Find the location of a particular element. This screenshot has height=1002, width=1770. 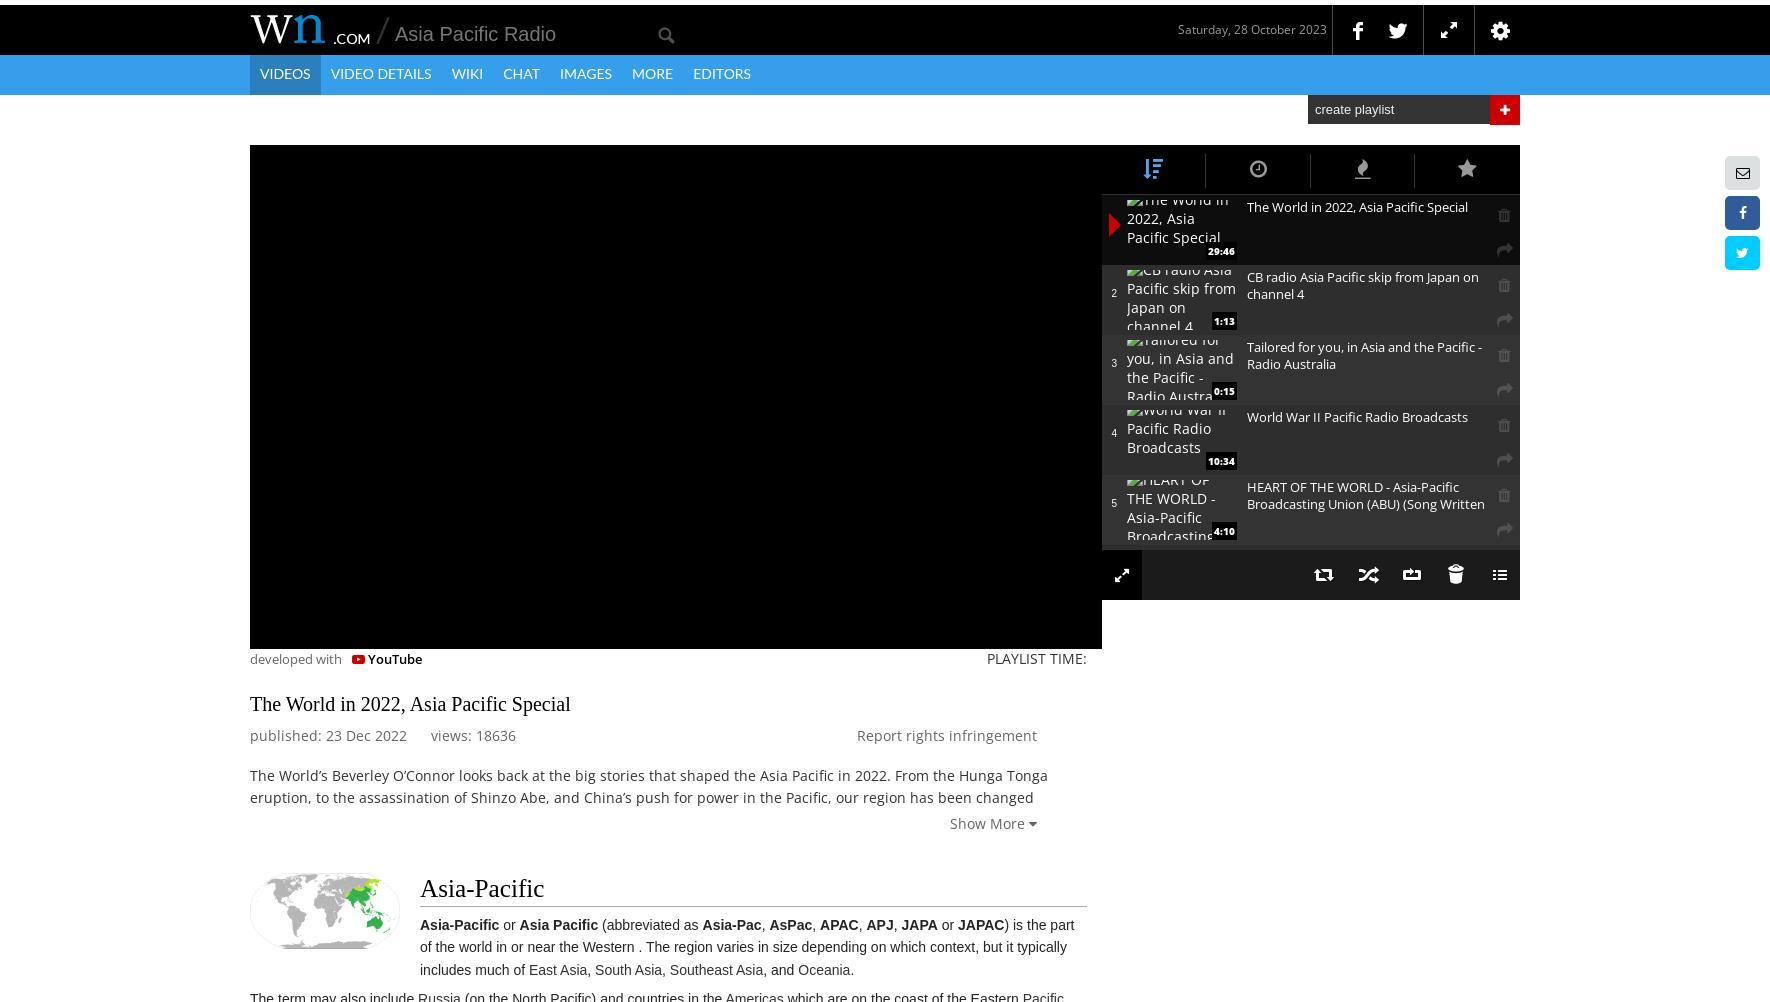

'Asia-Pac' is located at coordinates (700, 923).